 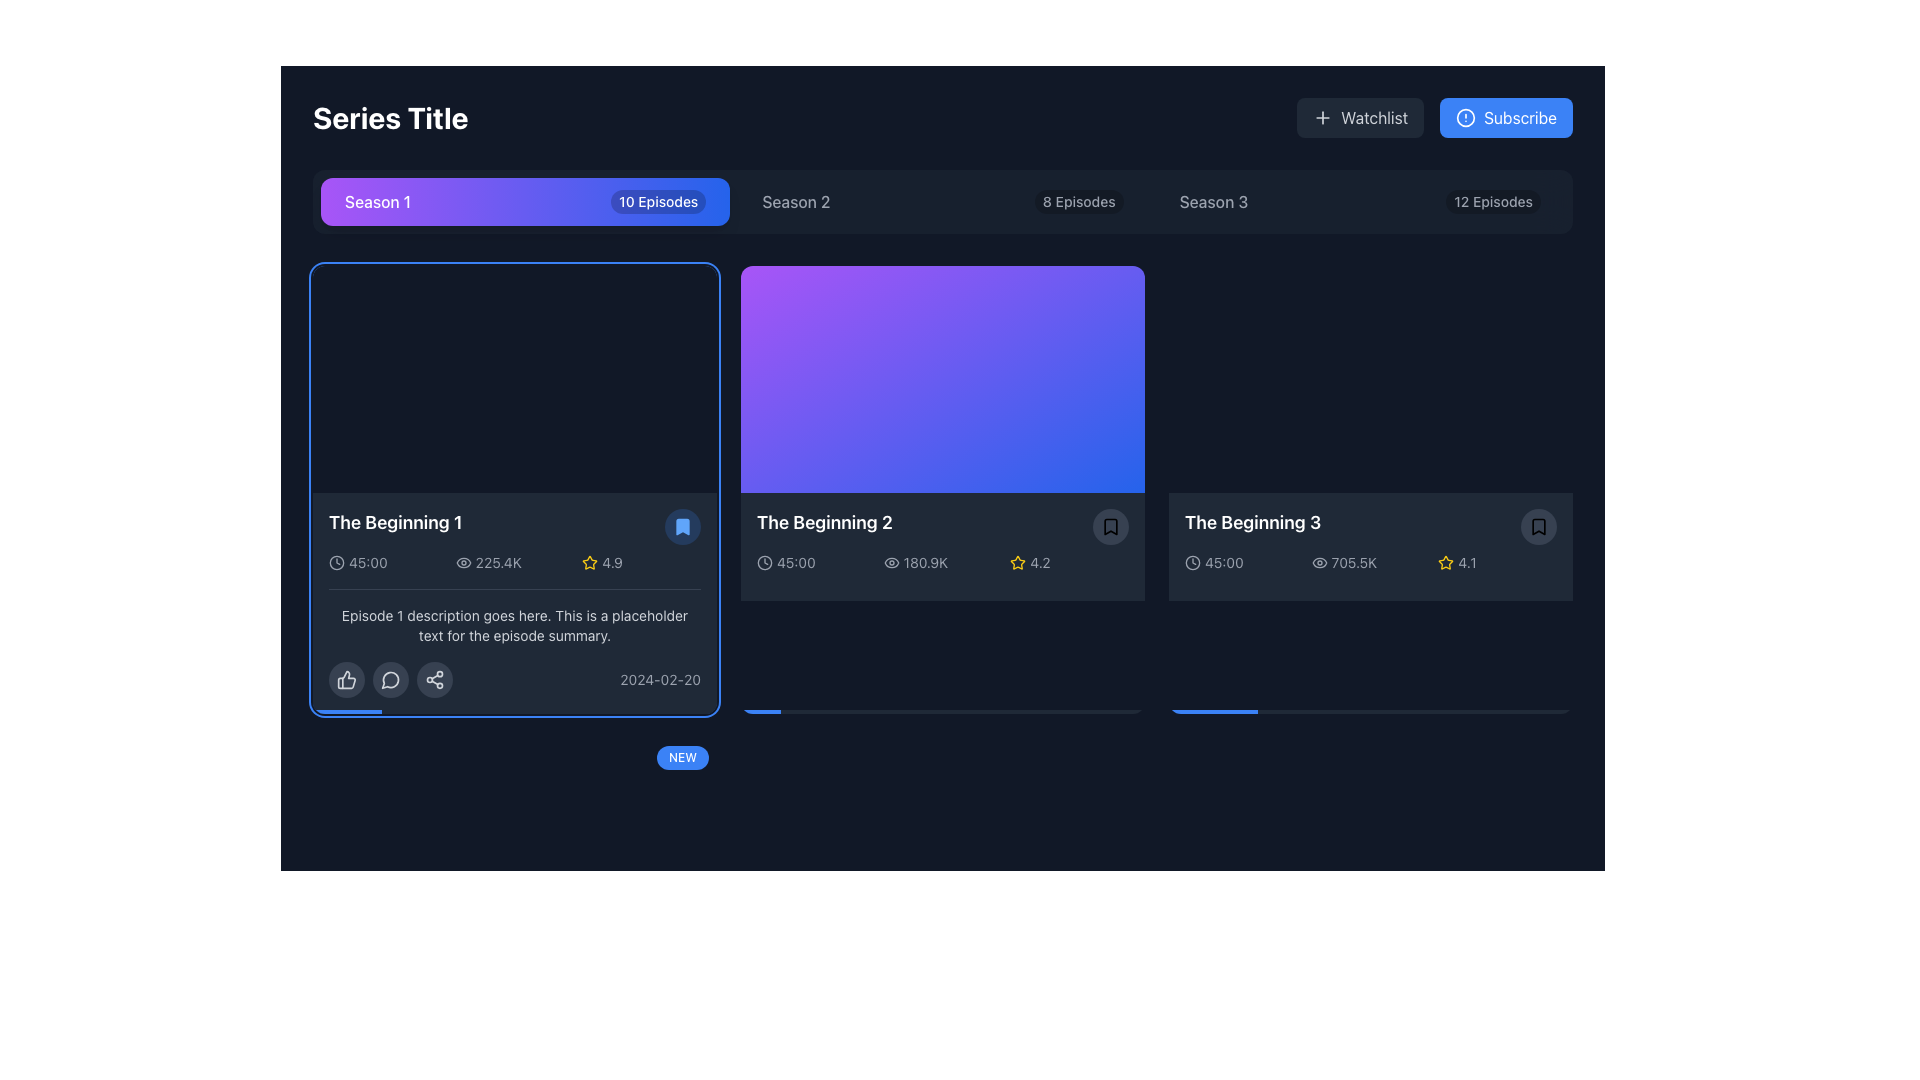 What do you see at coordinates (1538, 526) in the screenshot?
I see `the circular dark gray button with a bookmark icon located to the right of the text 'The Beginning 3'` at bounding box center [1538, 526].